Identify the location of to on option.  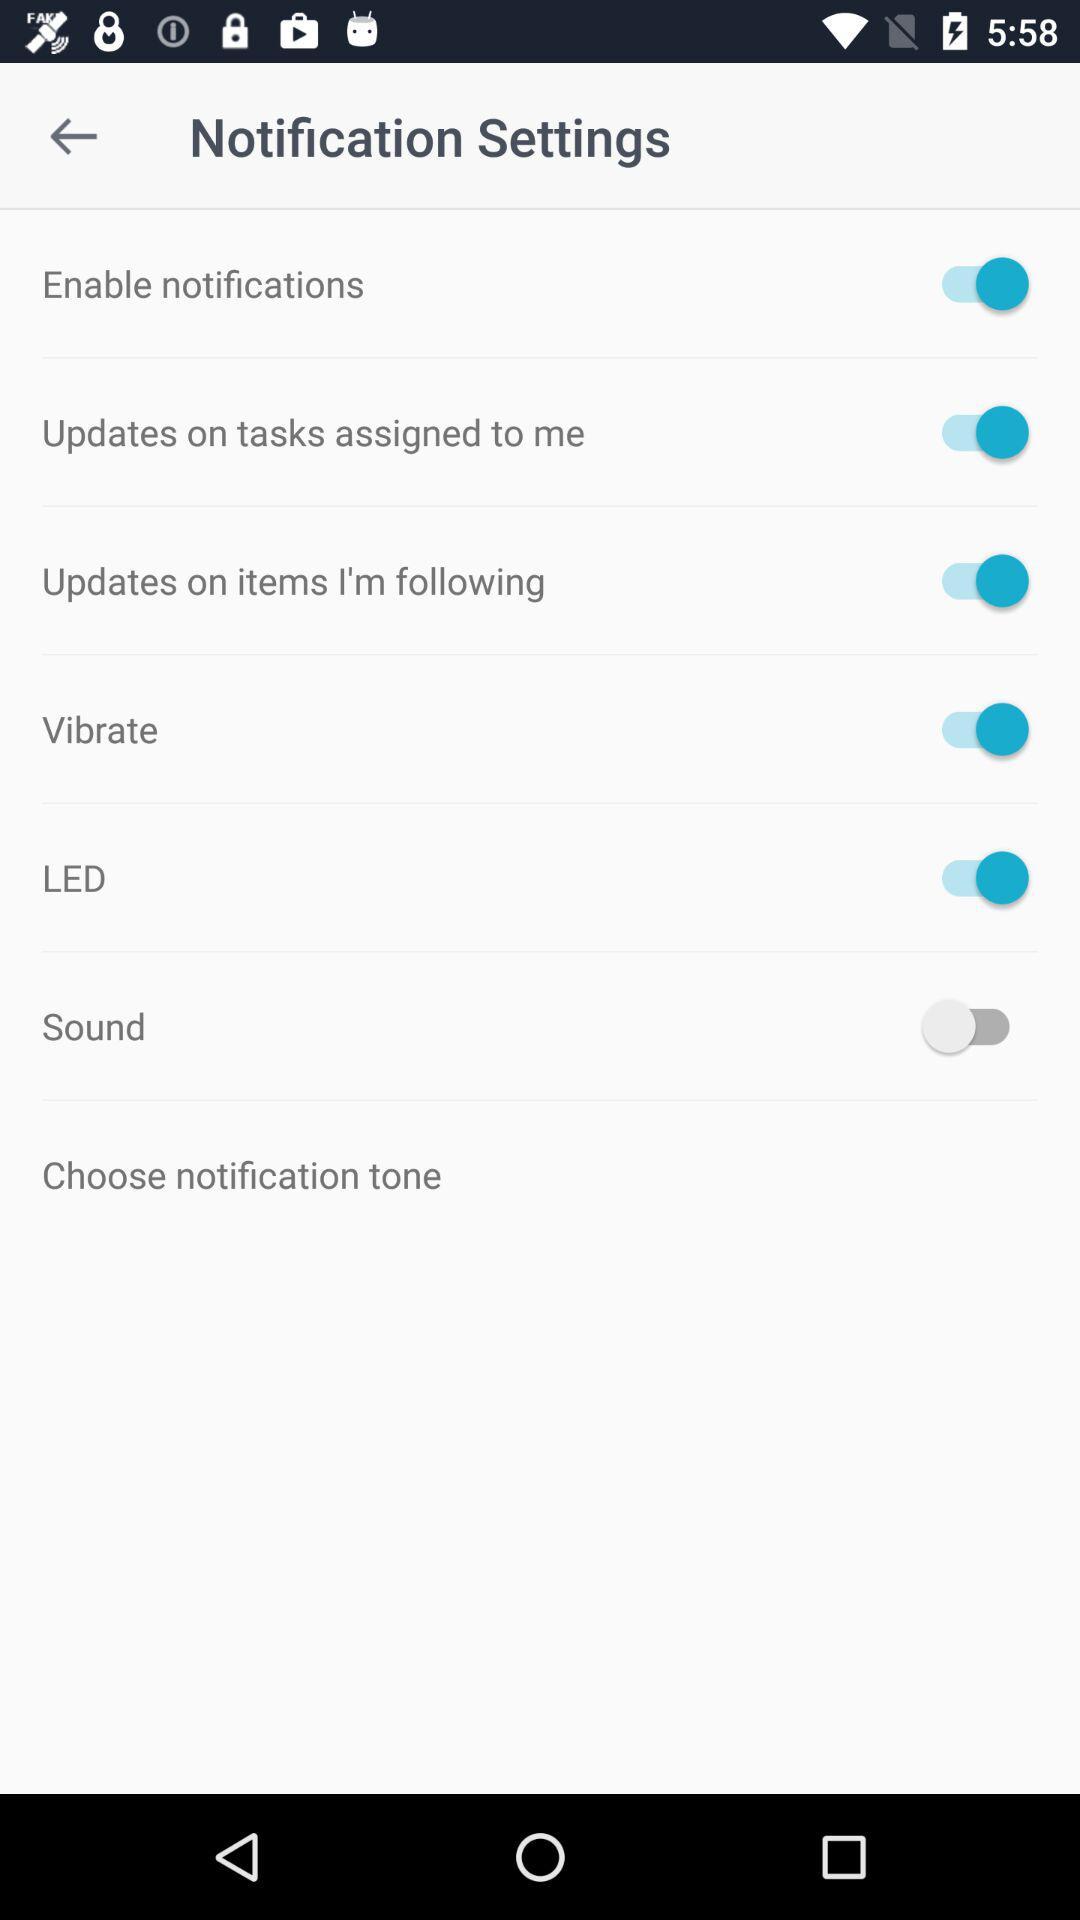
(974, 431).